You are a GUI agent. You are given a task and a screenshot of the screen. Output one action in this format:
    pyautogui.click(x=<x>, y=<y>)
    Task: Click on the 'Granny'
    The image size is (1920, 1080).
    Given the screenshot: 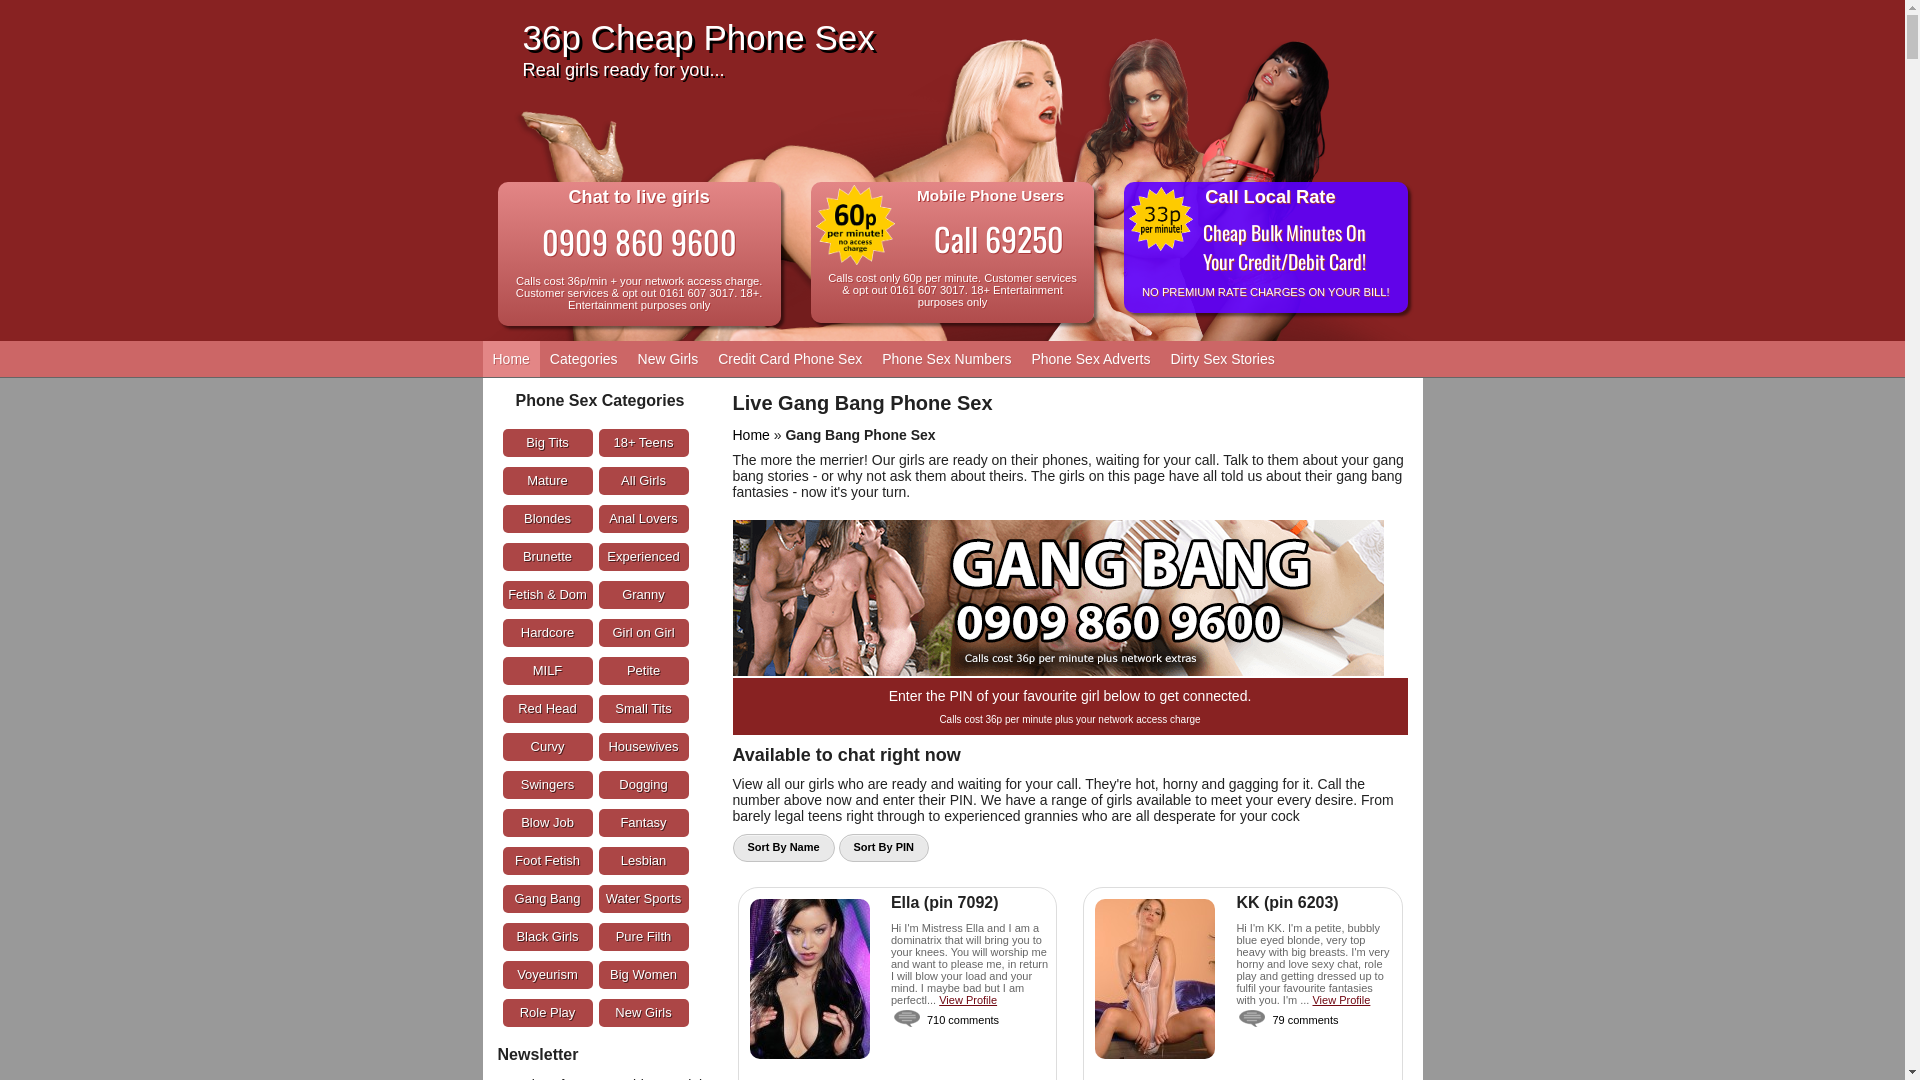 What is the action you would take?
    pyautogui.click(x=643, y=593)
    